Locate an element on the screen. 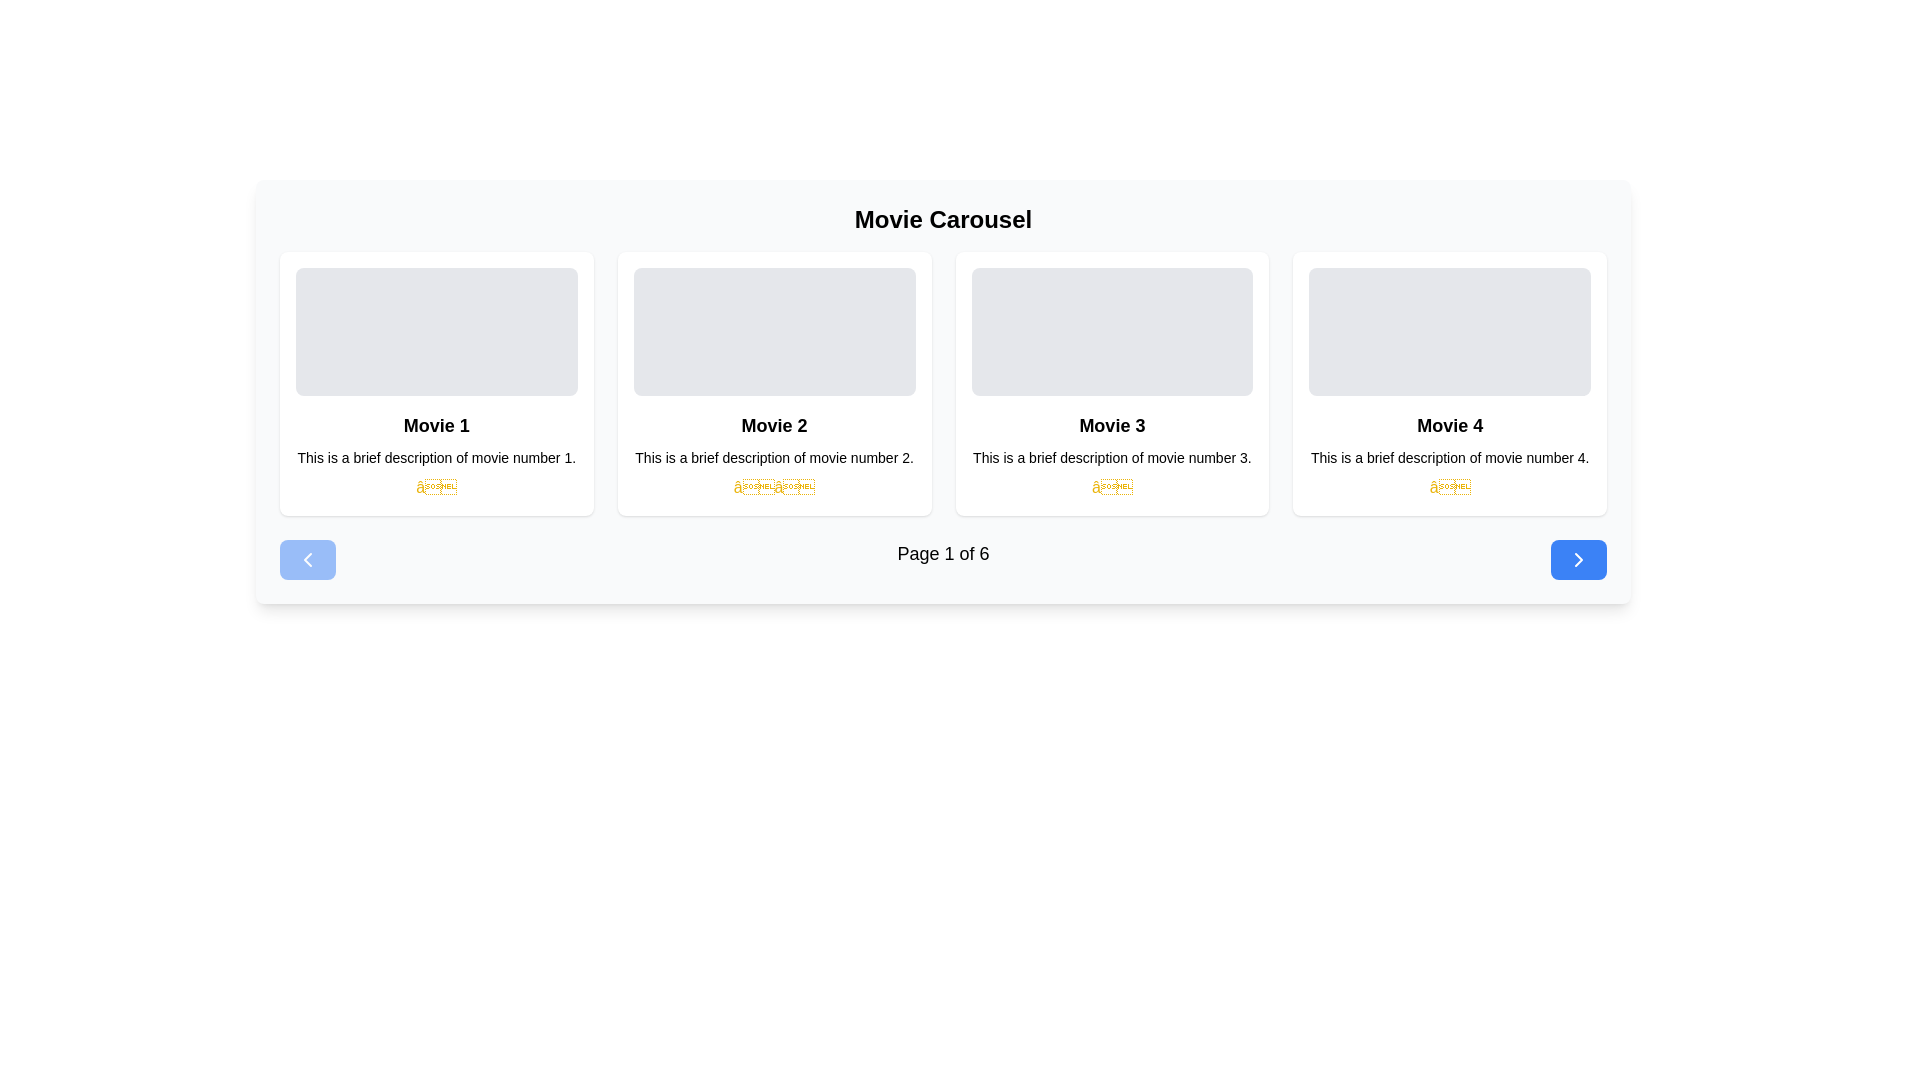  the Rating Star icon located in the center of the first card in the horizontal carousel beneath the title 'Movie 1' is located at coordinates (435, 487).